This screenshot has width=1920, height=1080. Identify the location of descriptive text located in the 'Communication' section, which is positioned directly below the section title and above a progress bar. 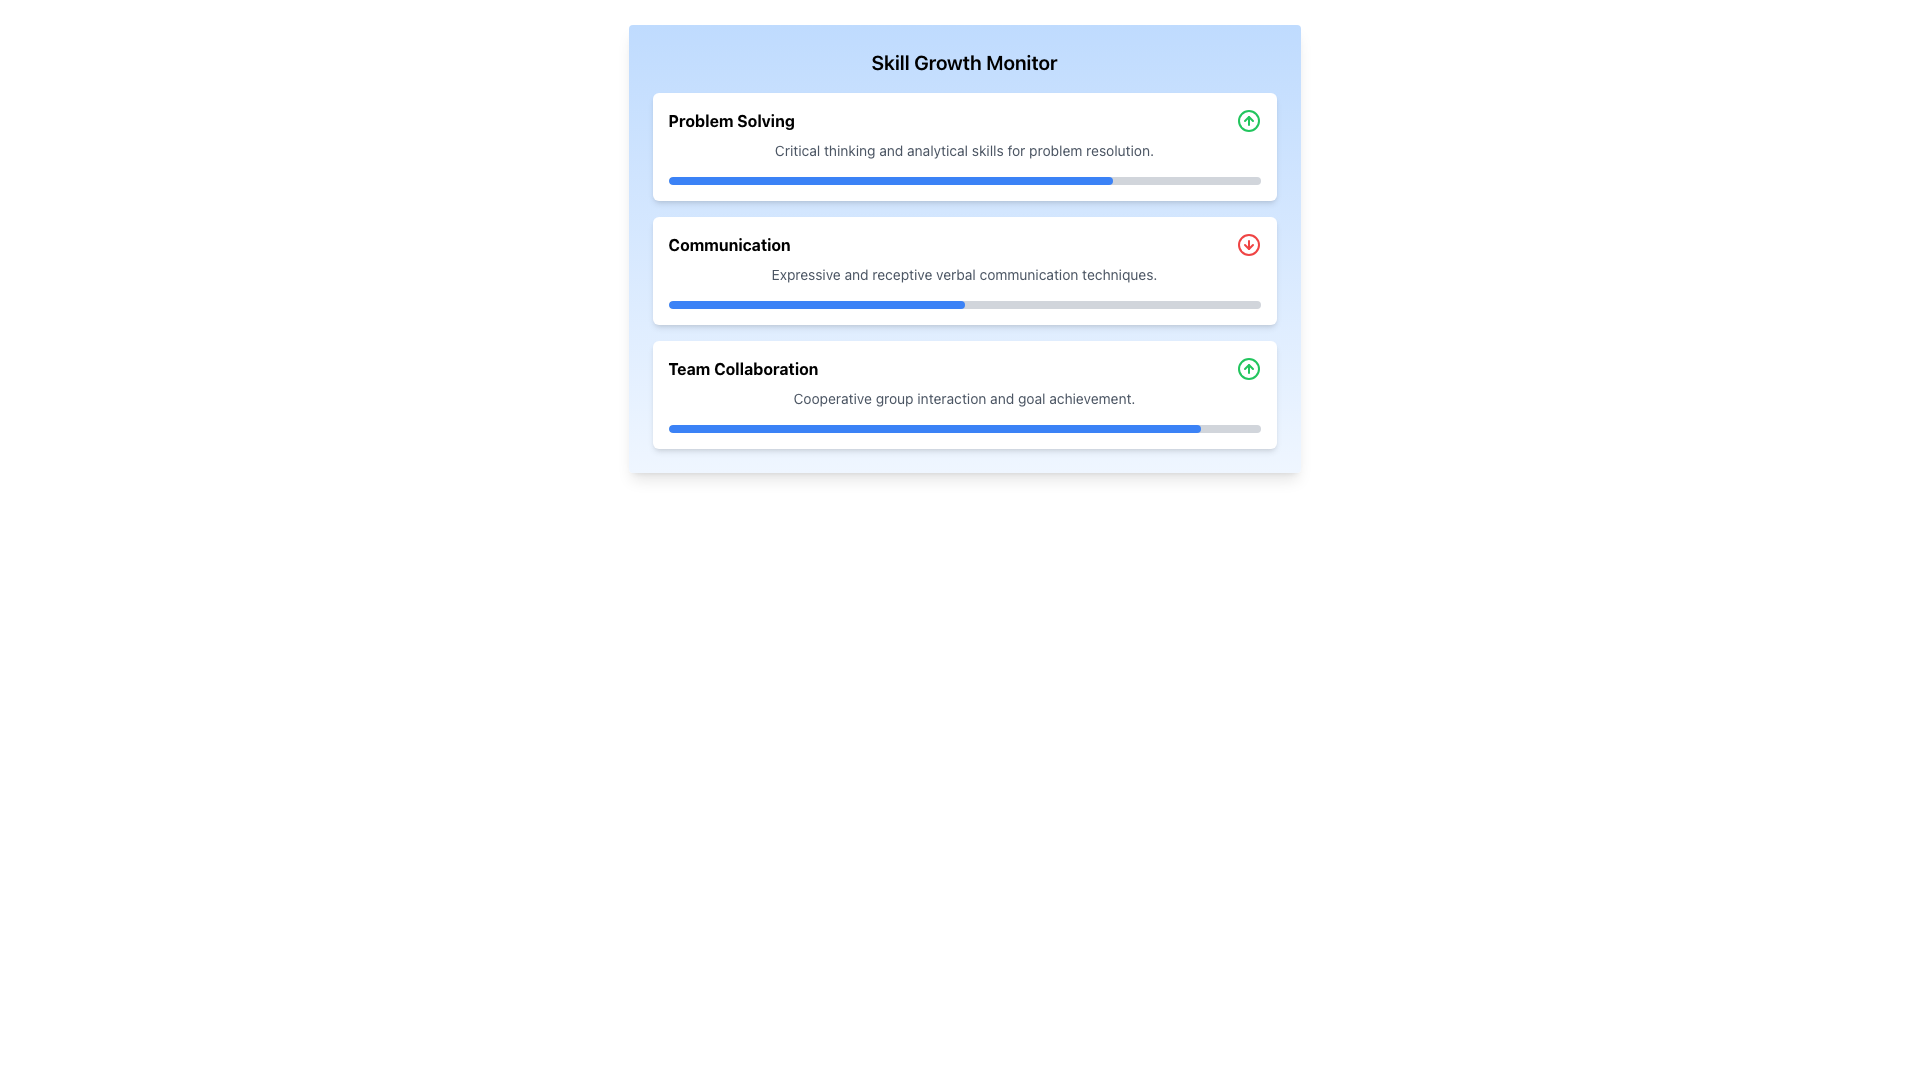
(964, 274).